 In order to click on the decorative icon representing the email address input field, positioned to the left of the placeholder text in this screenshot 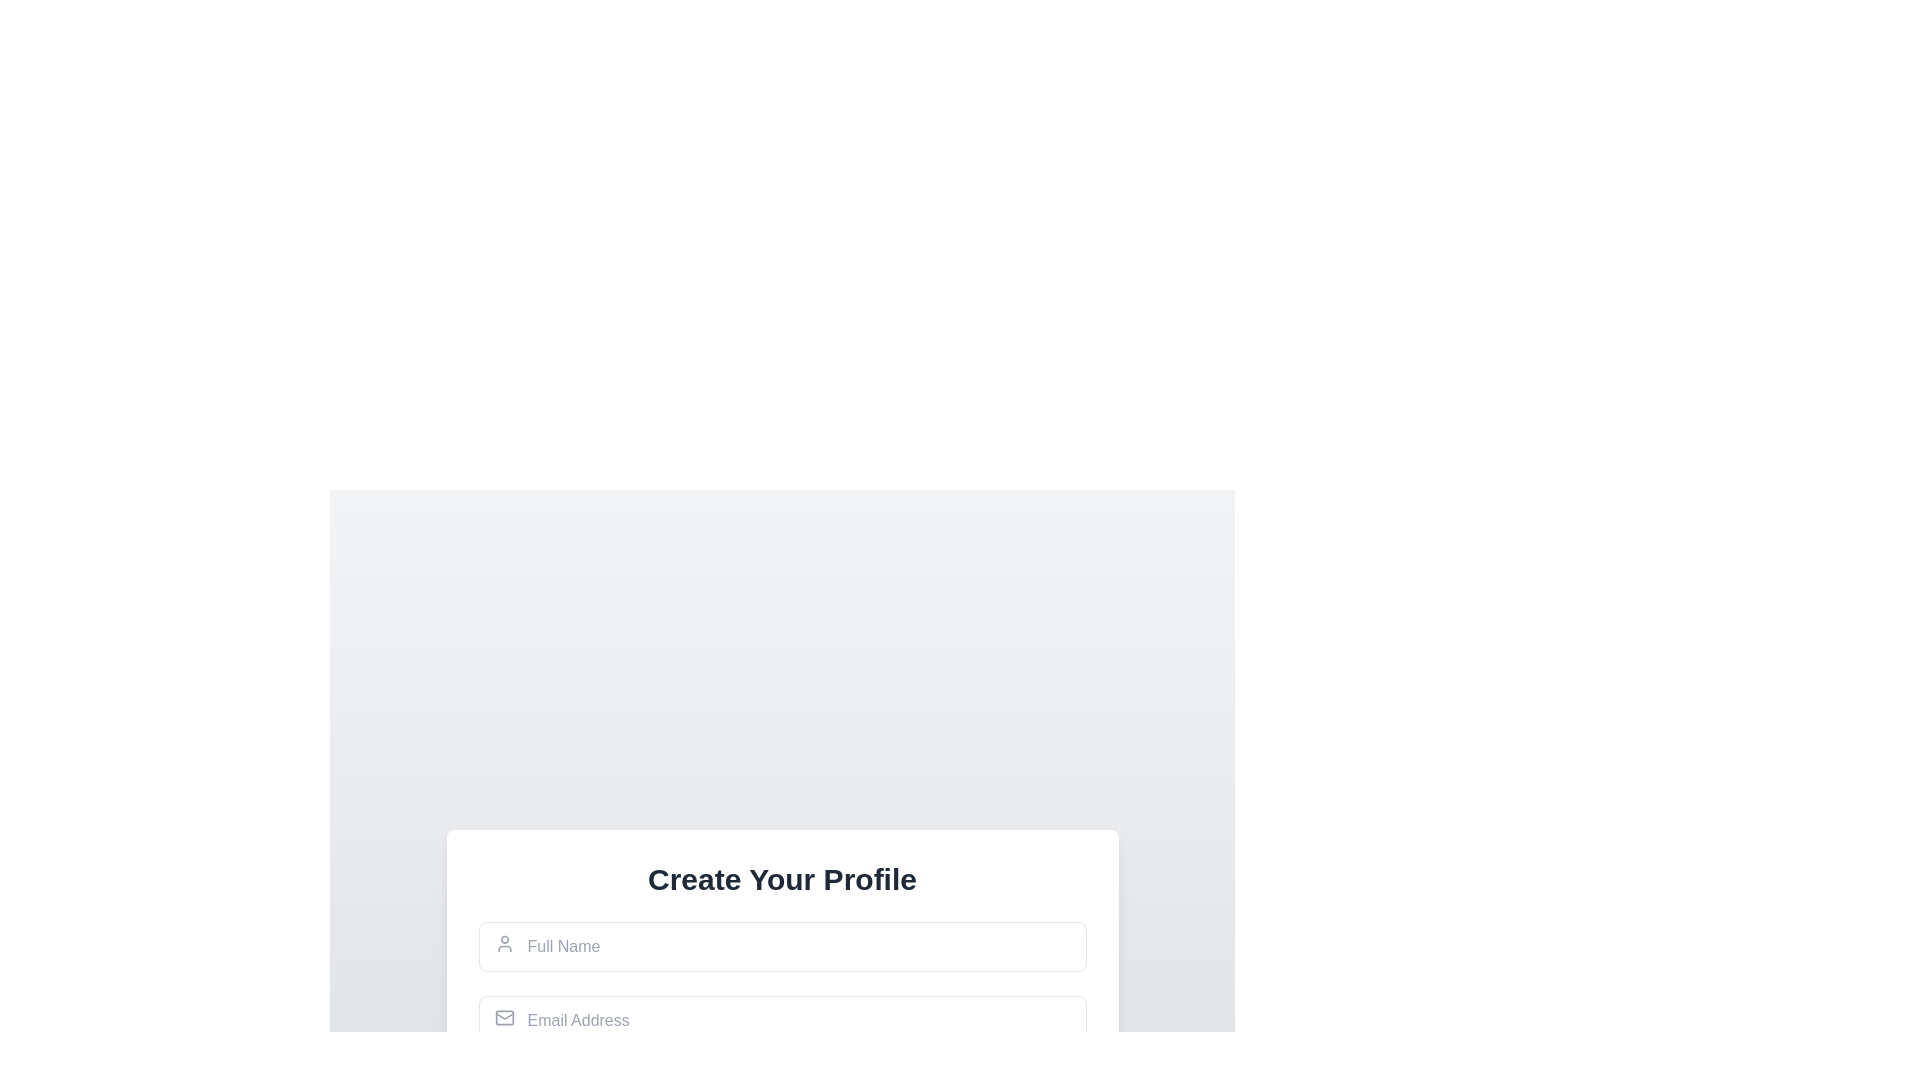, I will do `click(504, 1018)`.